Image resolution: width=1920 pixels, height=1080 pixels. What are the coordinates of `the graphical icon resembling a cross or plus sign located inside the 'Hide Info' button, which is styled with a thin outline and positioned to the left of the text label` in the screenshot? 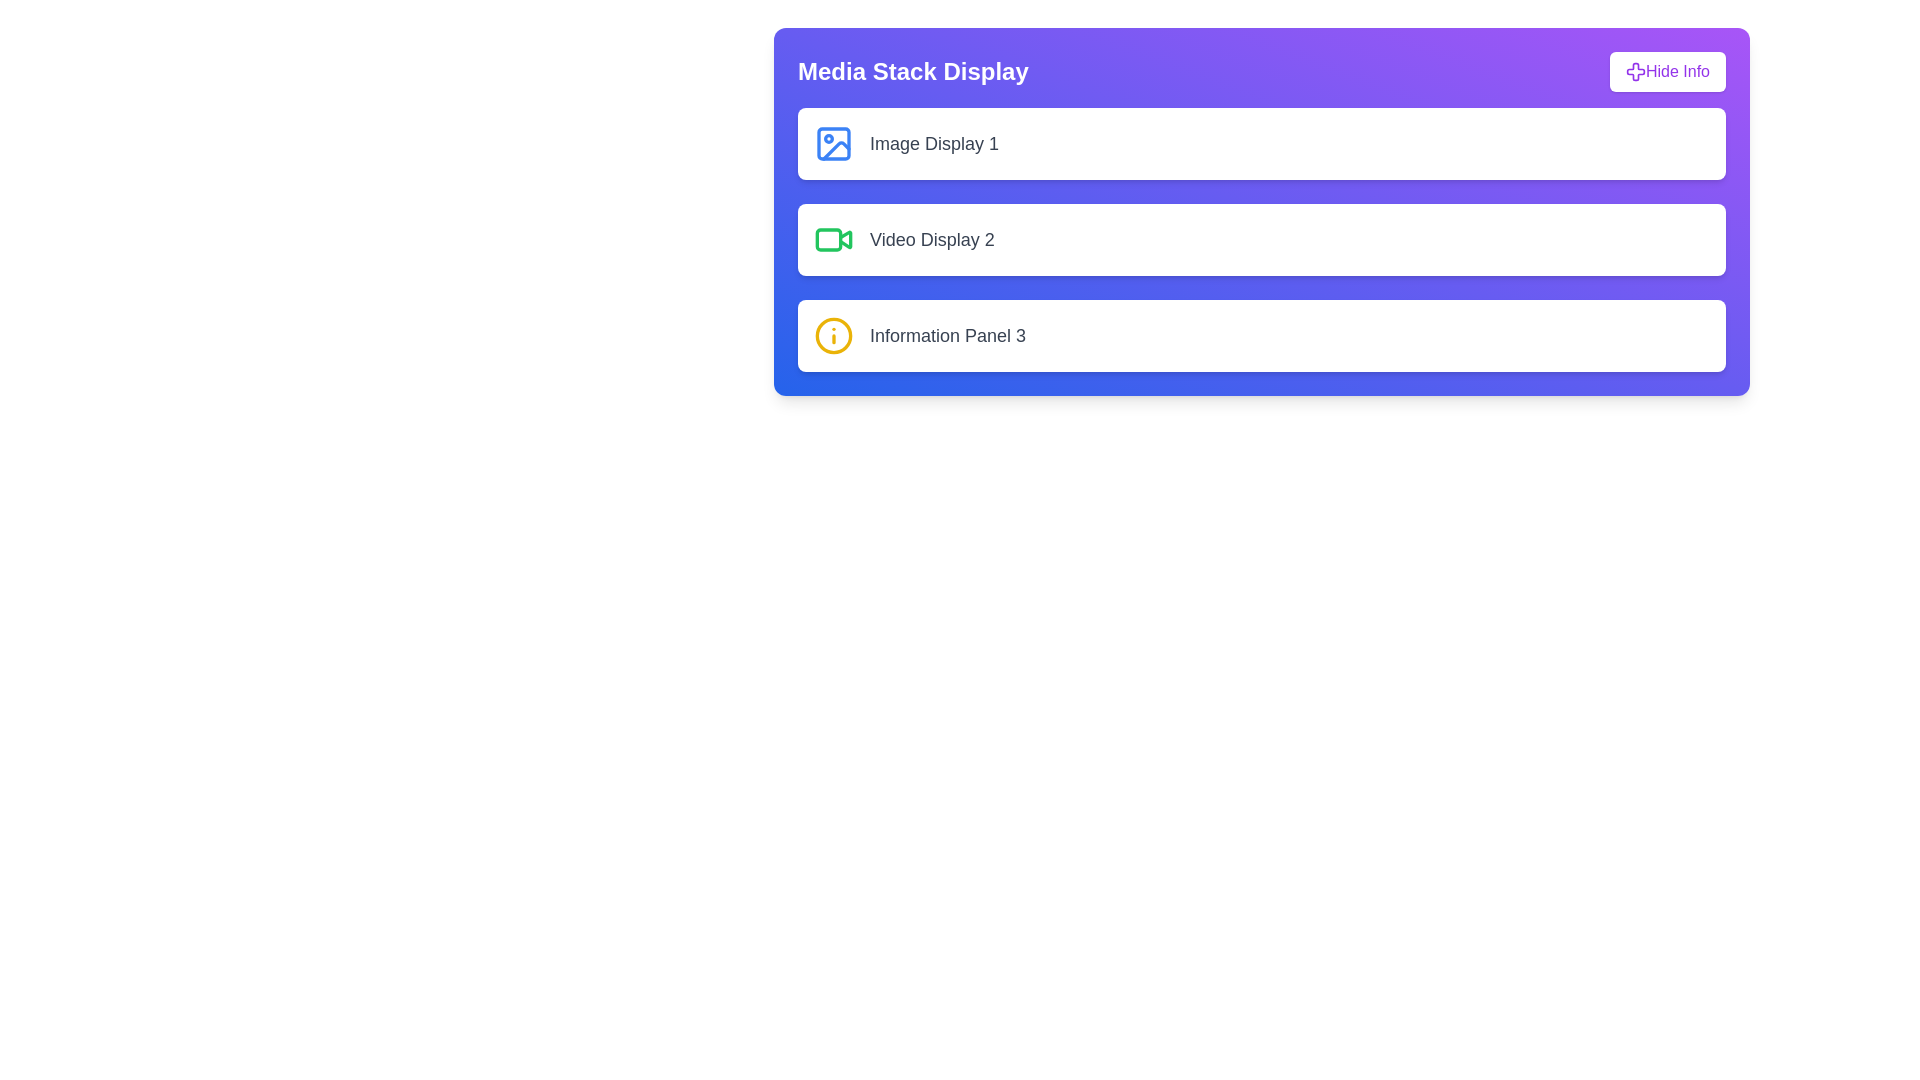 It's located at (1636, 71).